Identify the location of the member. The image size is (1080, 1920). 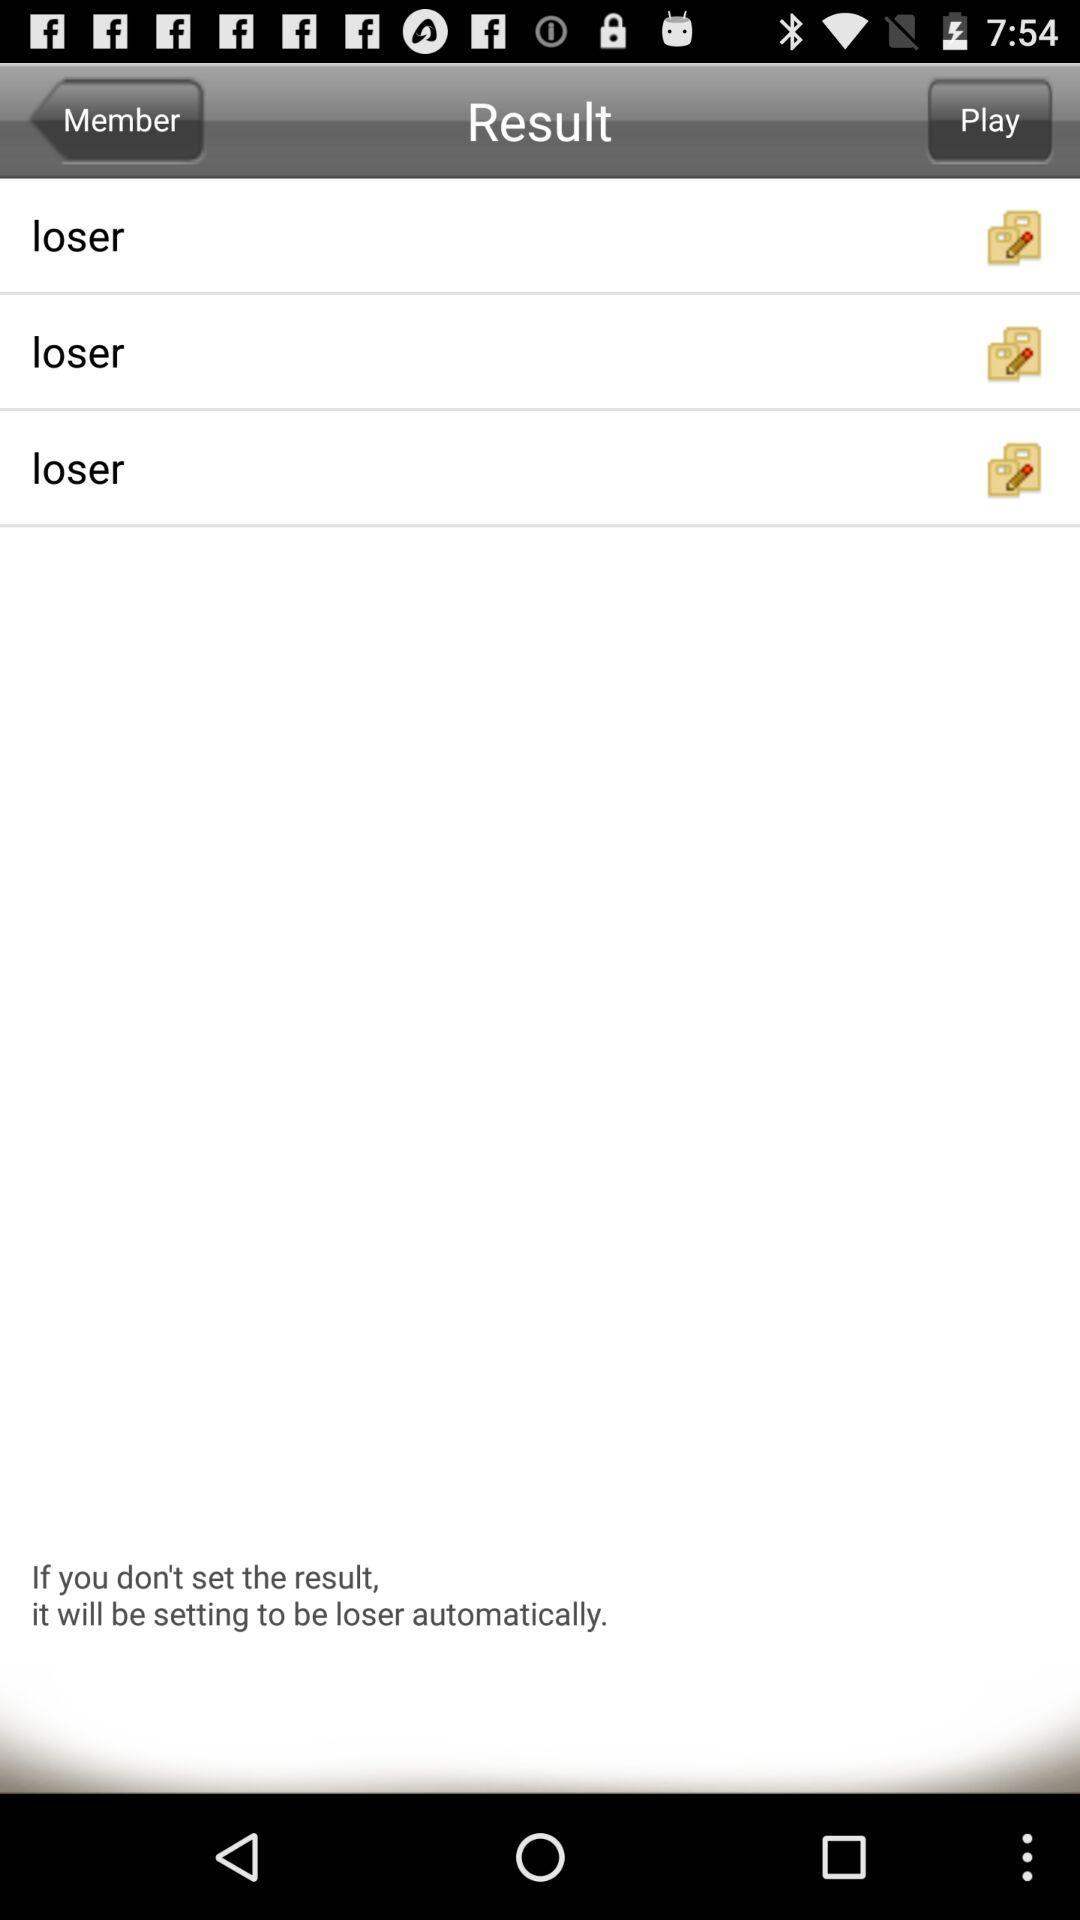
(116, 119).